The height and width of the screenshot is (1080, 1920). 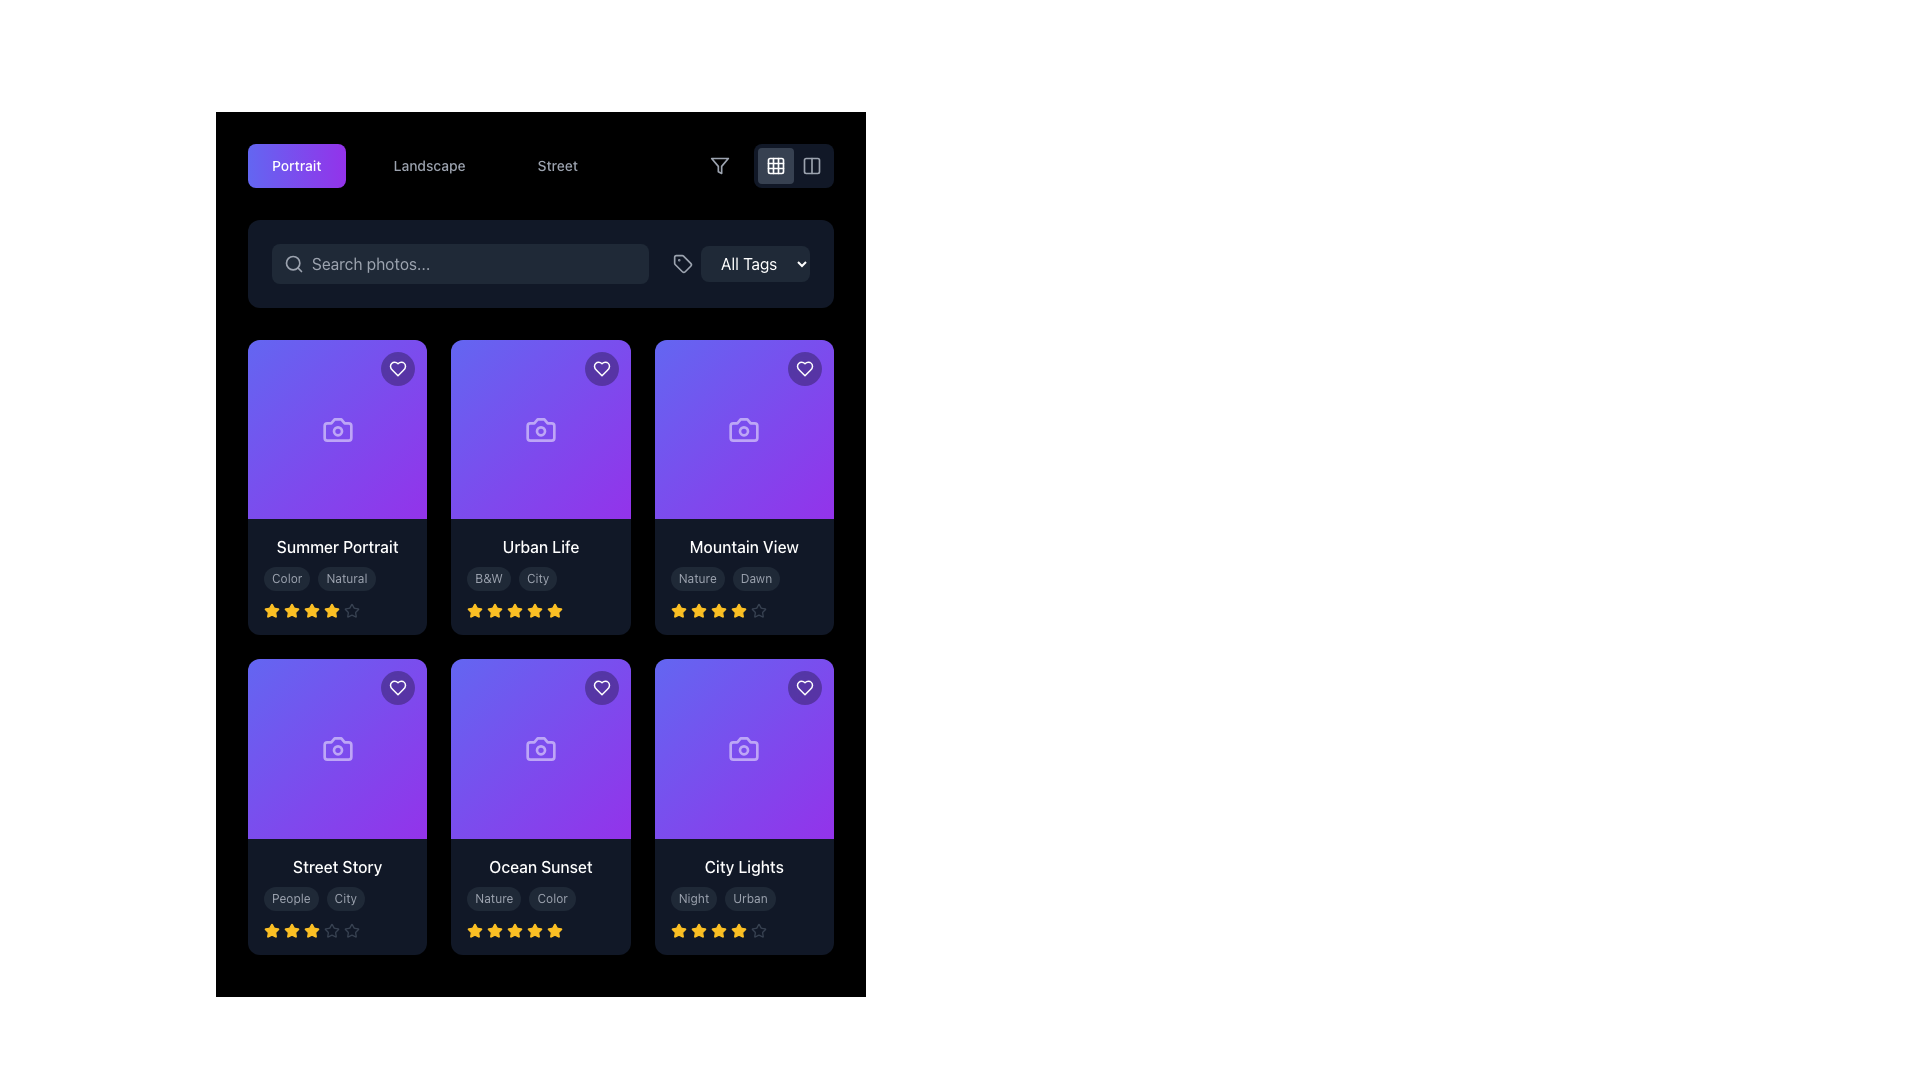 What do you see at coordinates (290, 897) in the screenshot?
I see `the small, rounded rectangular label with the text 'People' in light gray on a dark gray background, located towards the bottom left of the 'Street Story' card` at bounding box center [290, 897].